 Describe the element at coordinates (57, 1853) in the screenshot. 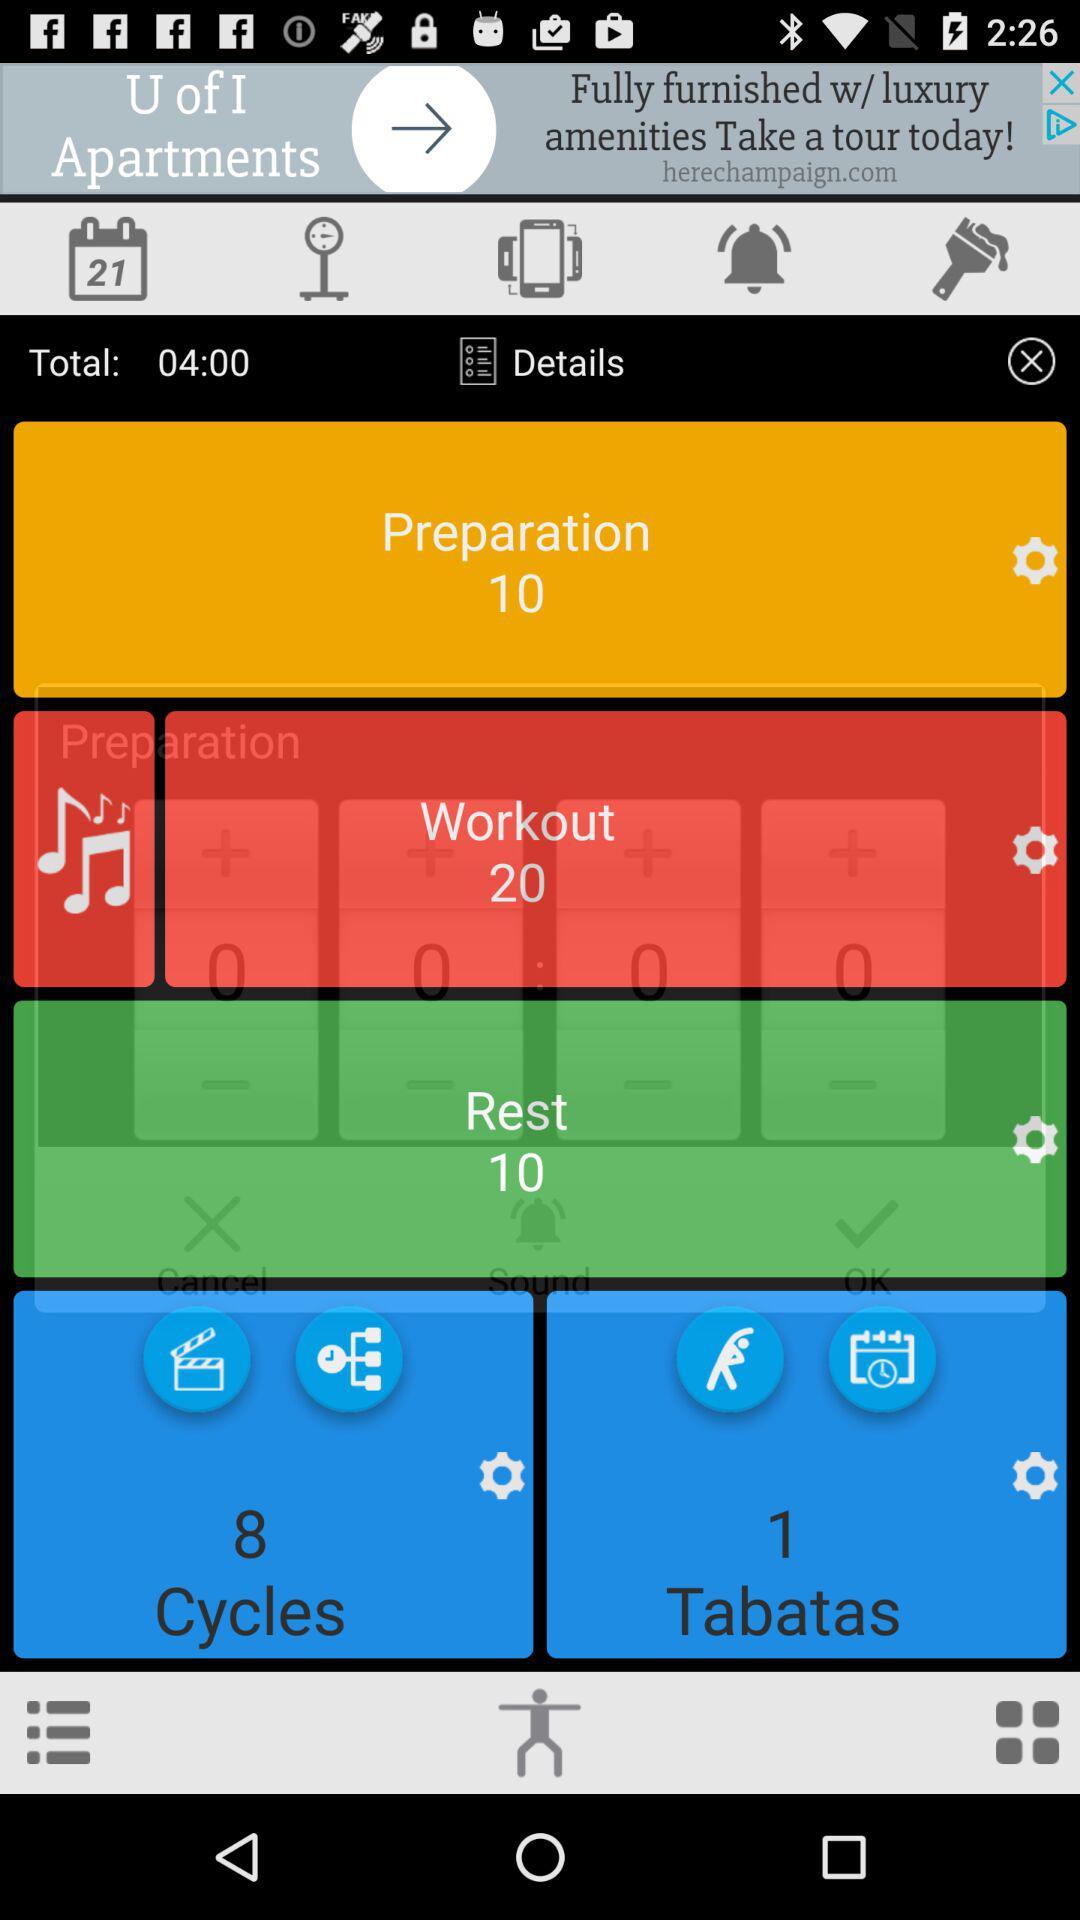

I see `the list icon` at that location.